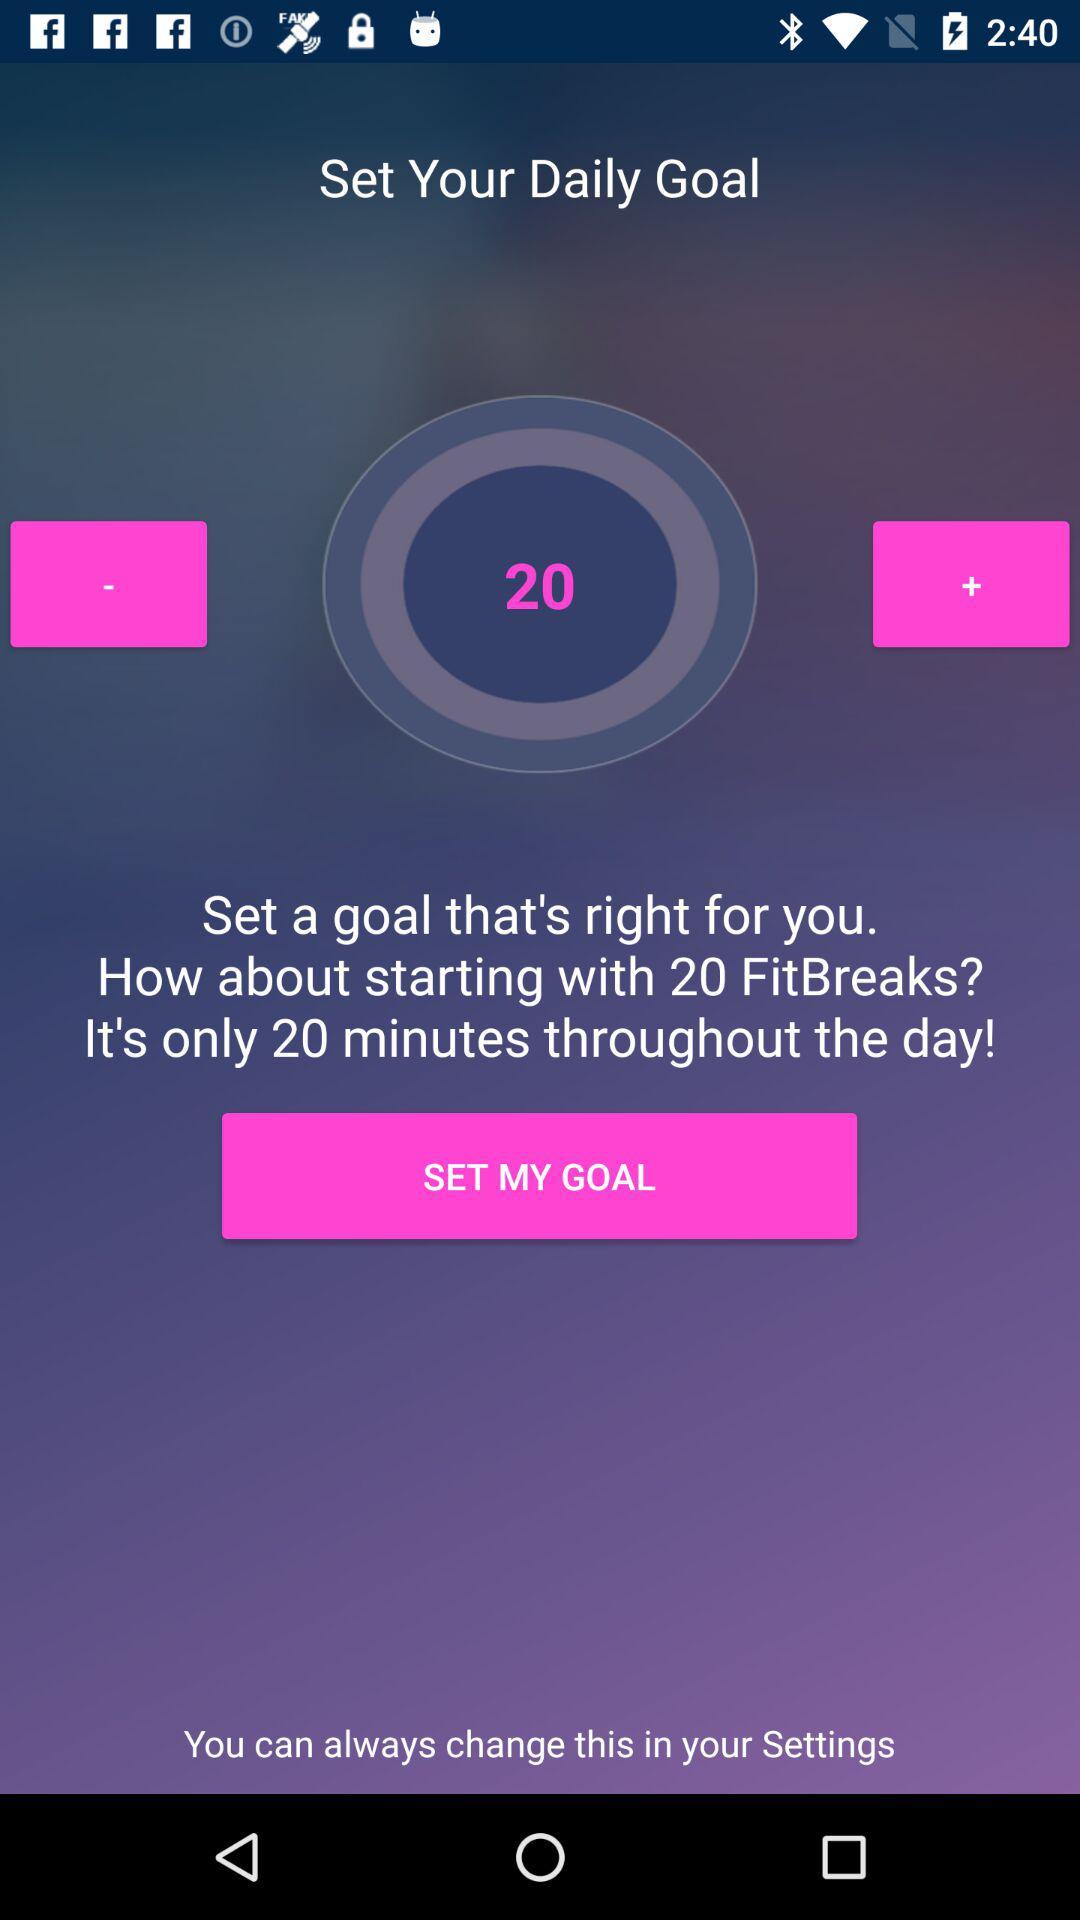 The height and width of the screenshot is (1920, 1080). Describe the element at coordinates (970, 583) in the screenshot. I see `item to the right of the 20` at that location.